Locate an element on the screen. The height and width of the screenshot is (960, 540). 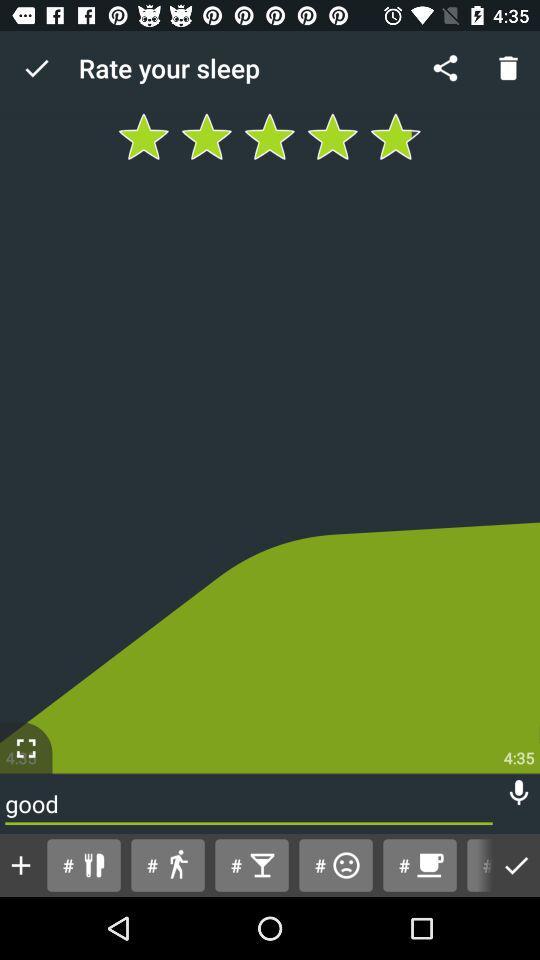
button next to # is located at coordinates (516, 864).